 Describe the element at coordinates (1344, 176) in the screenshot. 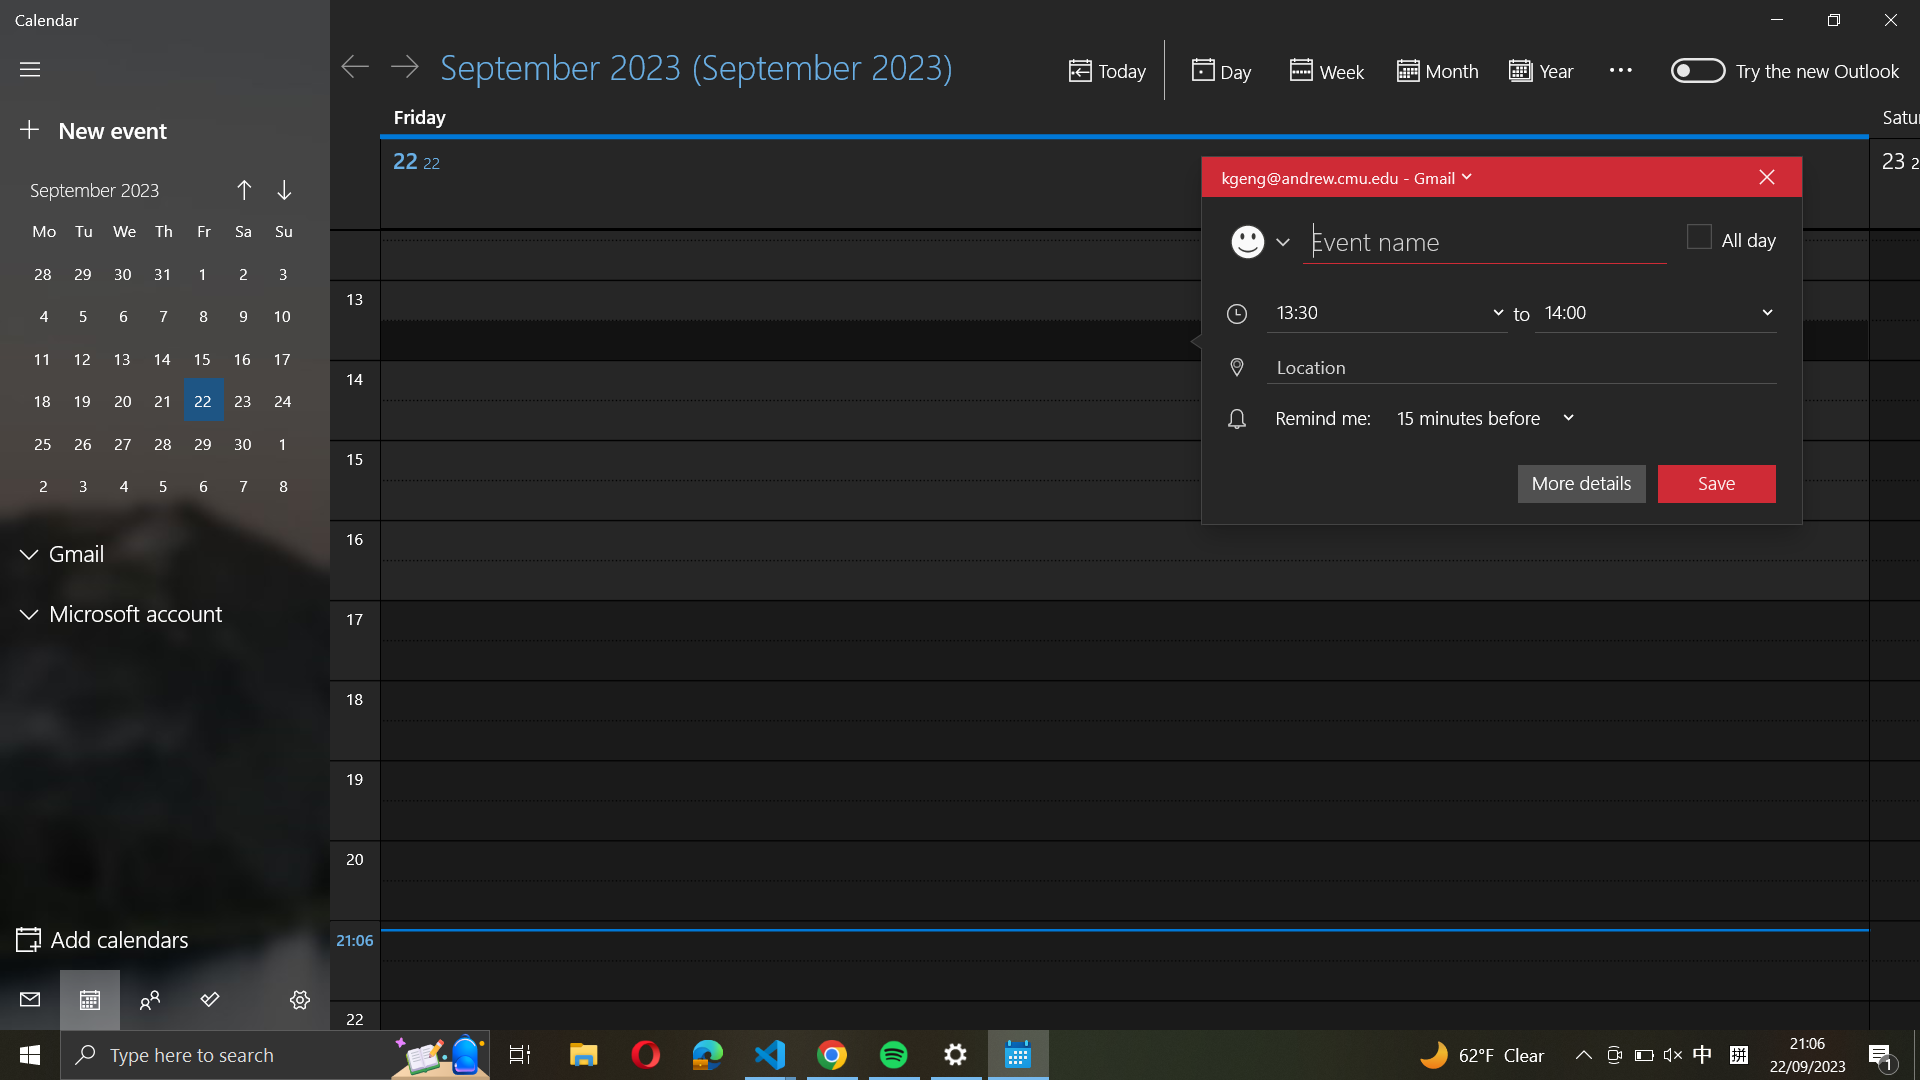

I see `Alter the event account information` at that location.